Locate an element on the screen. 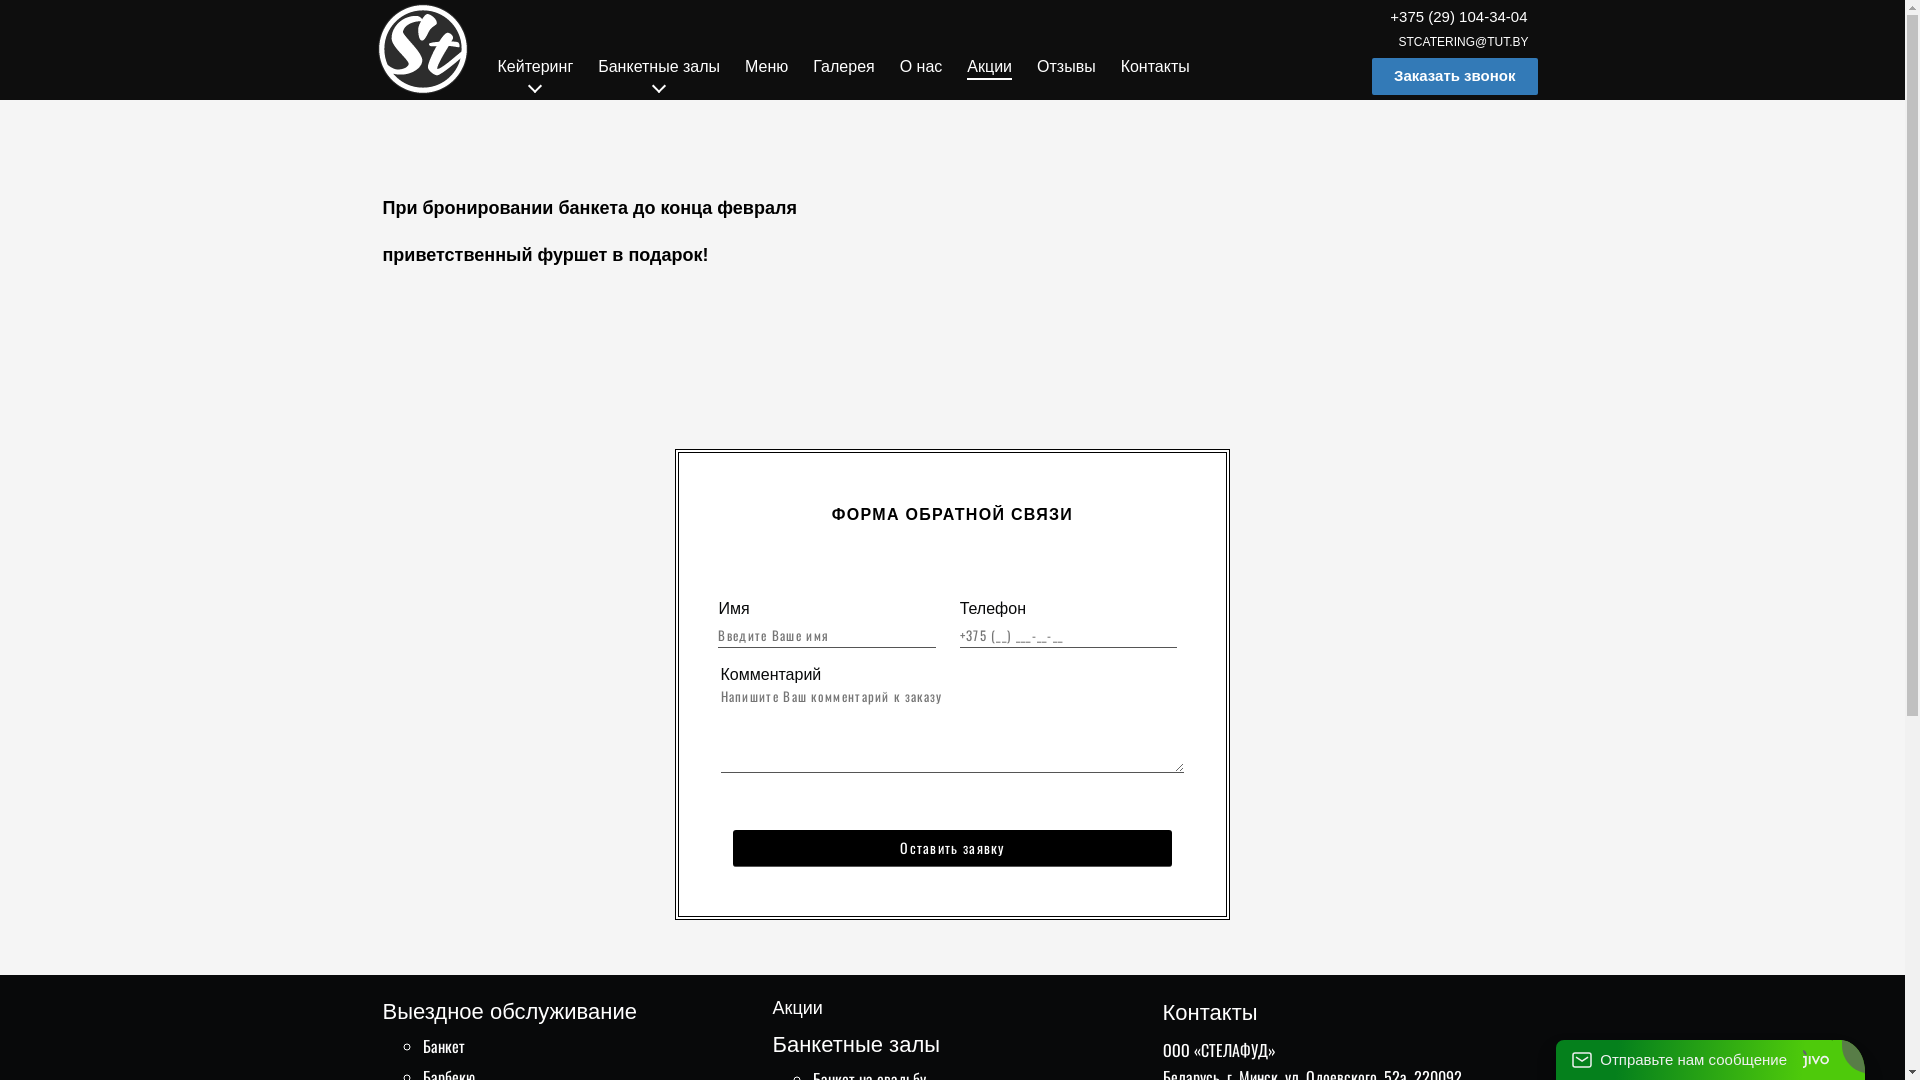 The width and height of the screenshot is (1920, 1080). 'Stcatering.by - Catering Stolitsa' is located at coordinates (421, 48).